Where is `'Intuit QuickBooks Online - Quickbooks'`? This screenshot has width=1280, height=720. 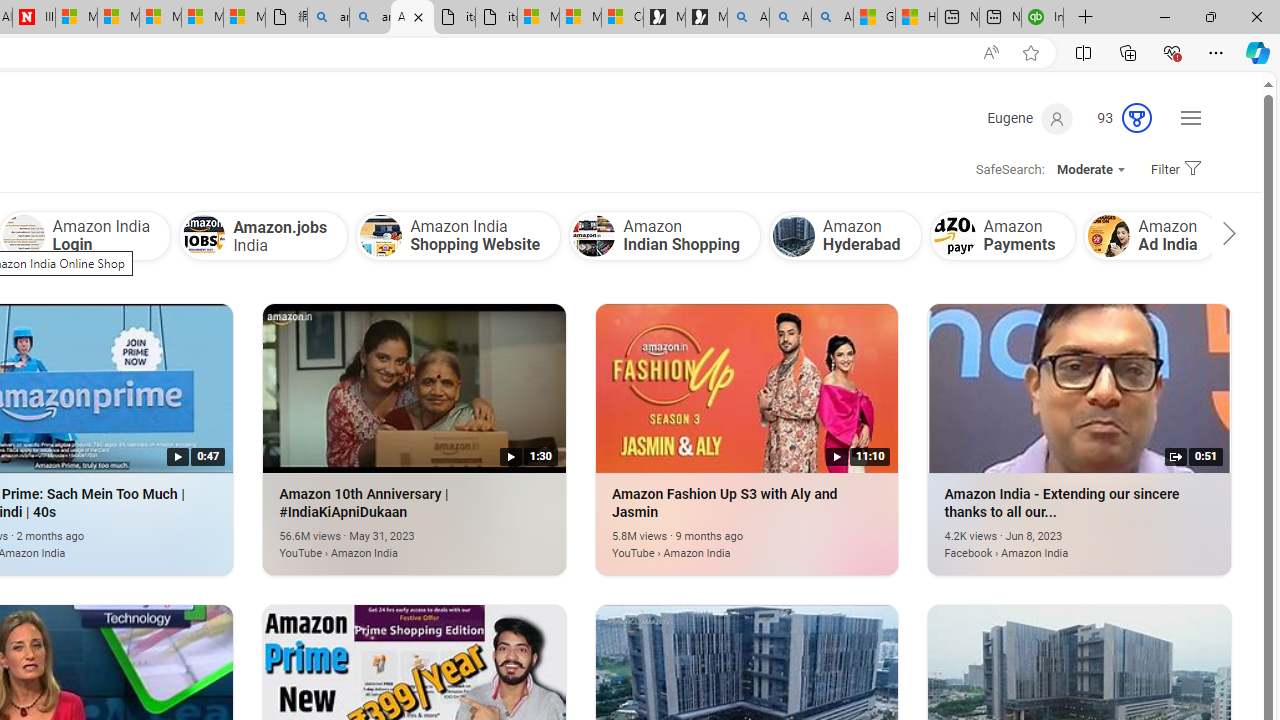 'Intuit QuickBooks Online - Quickbooks' is located at coordinates (1041, 17).